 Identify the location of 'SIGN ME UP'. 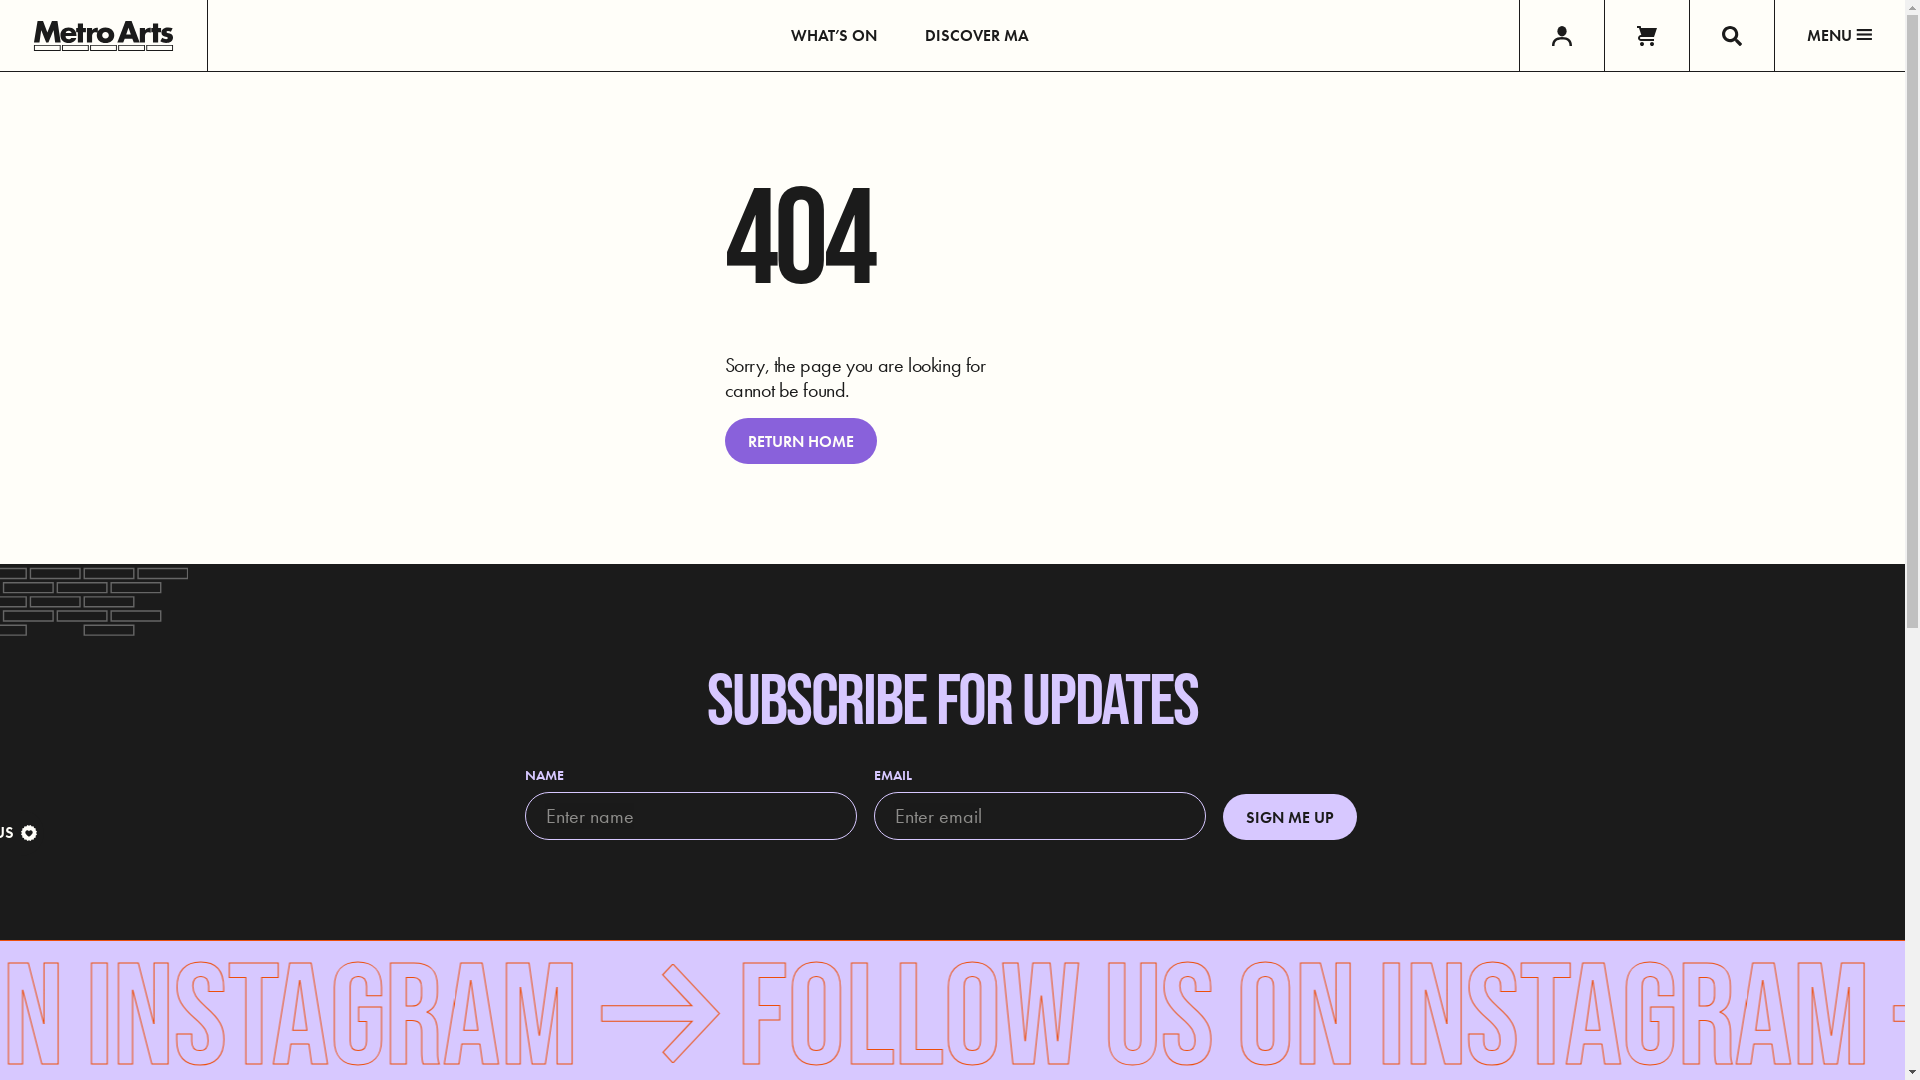
(1290, 817).